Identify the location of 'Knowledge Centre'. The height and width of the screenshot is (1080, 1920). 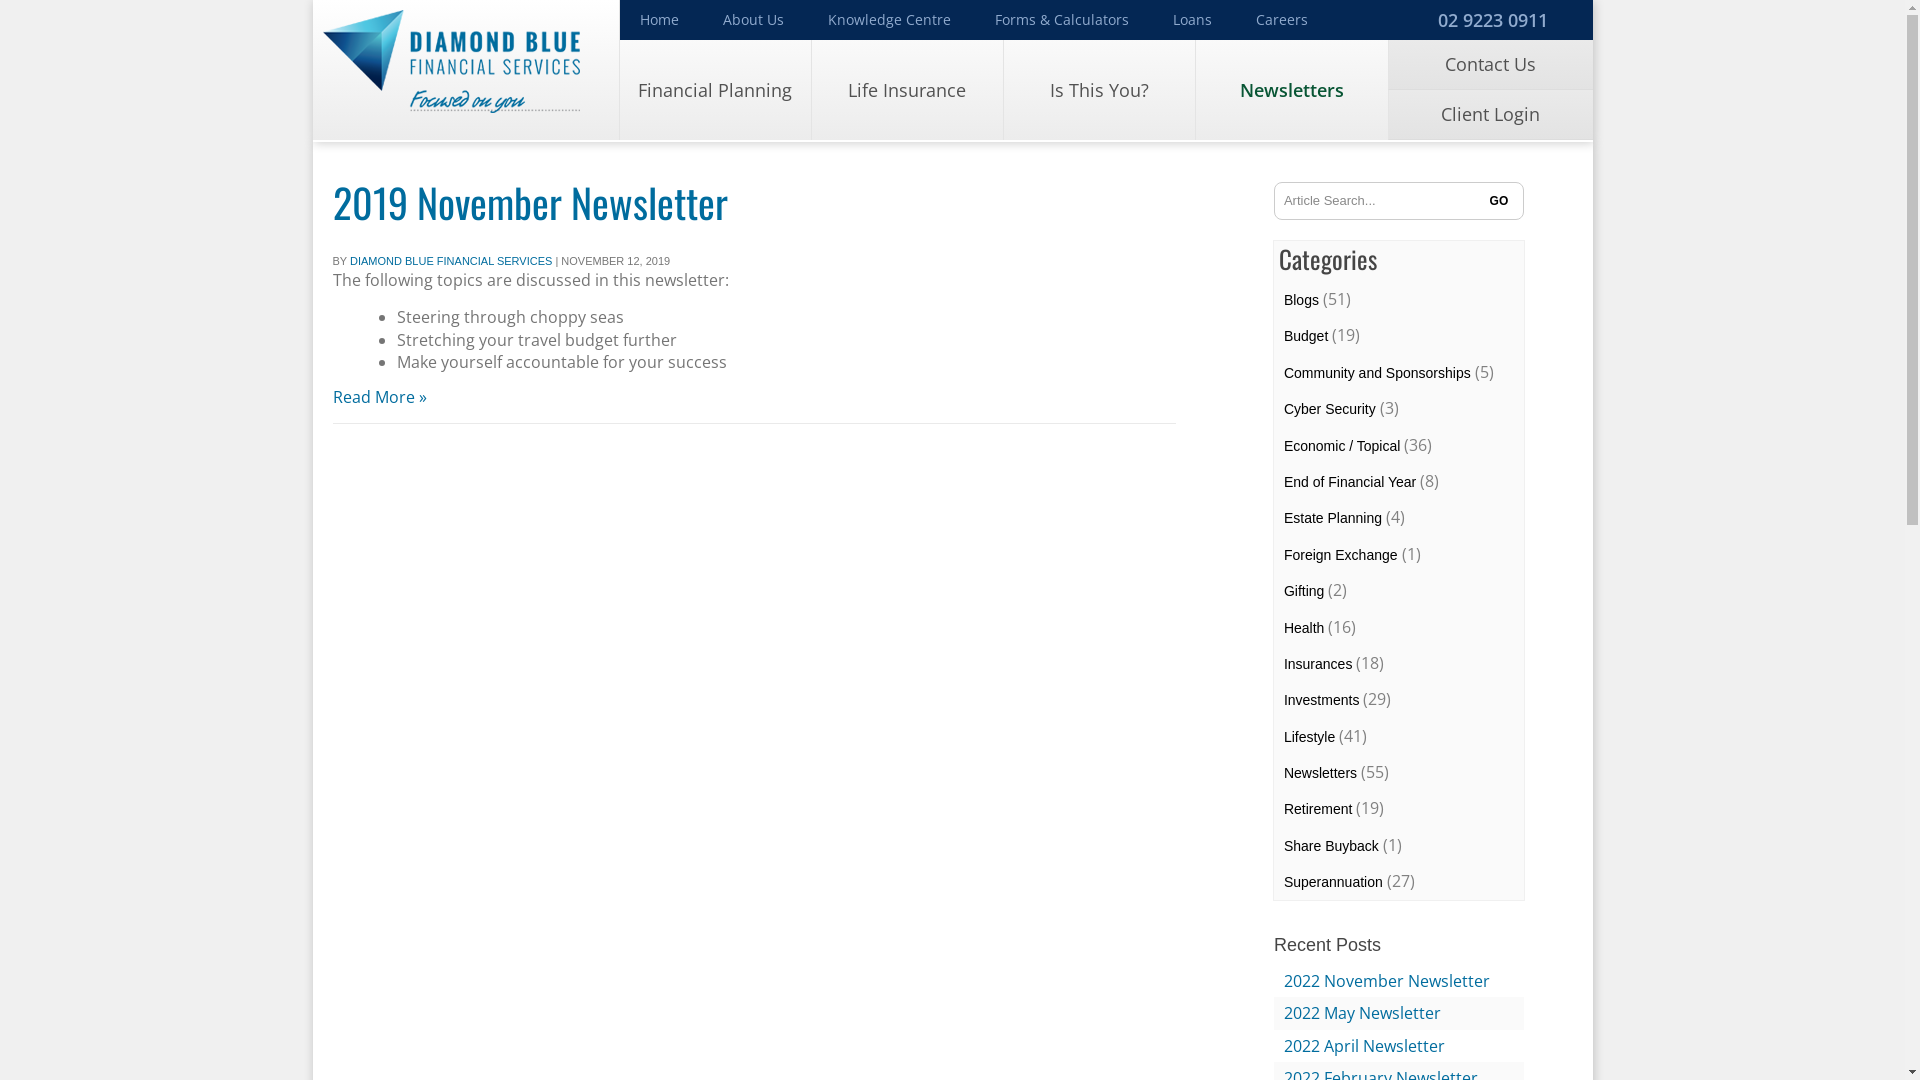
(888, 19).